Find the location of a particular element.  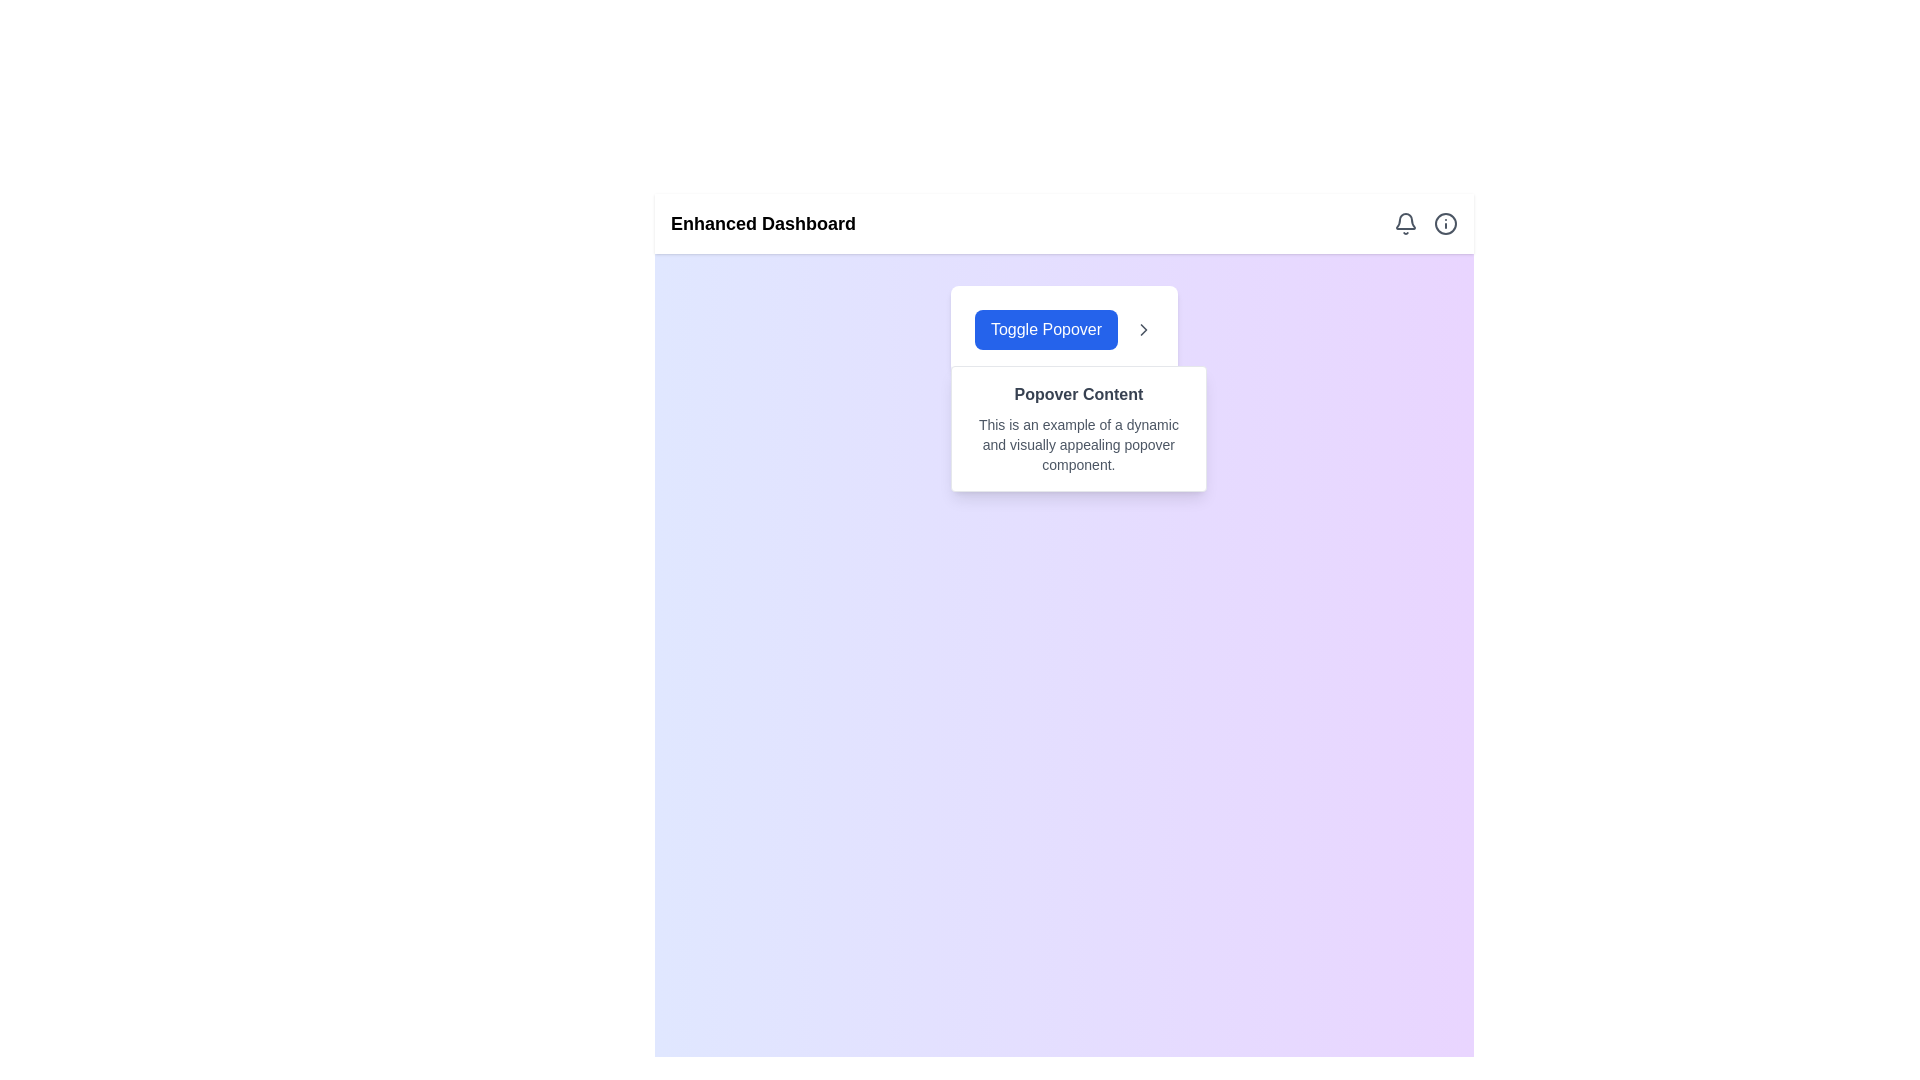

the SVG icon depicting a chevron pointing to the right, which is positioned immediately to the right of the 'Toggle Popover' button is located at coordinates (1144, 329).